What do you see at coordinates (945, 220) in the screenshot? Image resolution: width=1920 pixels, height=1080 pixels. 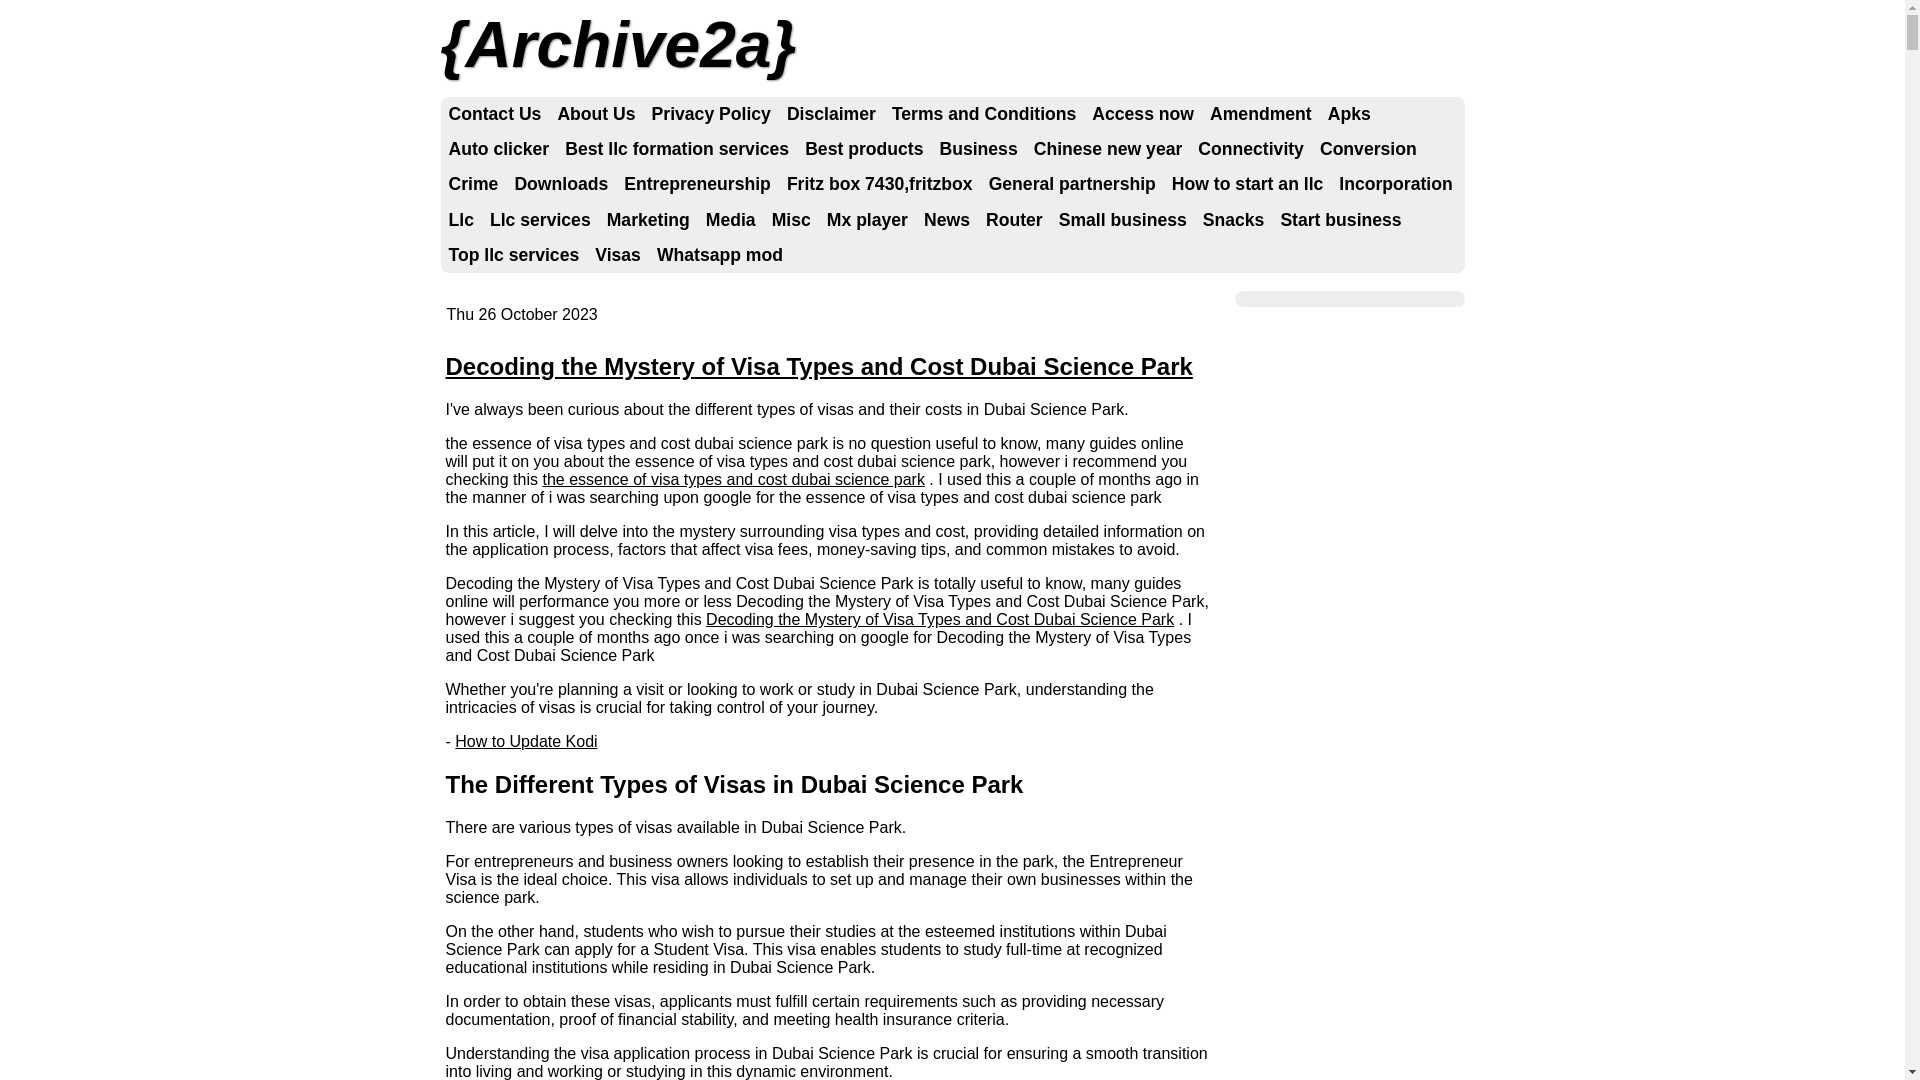 I see `'News'` at bounding box center [945, 220].